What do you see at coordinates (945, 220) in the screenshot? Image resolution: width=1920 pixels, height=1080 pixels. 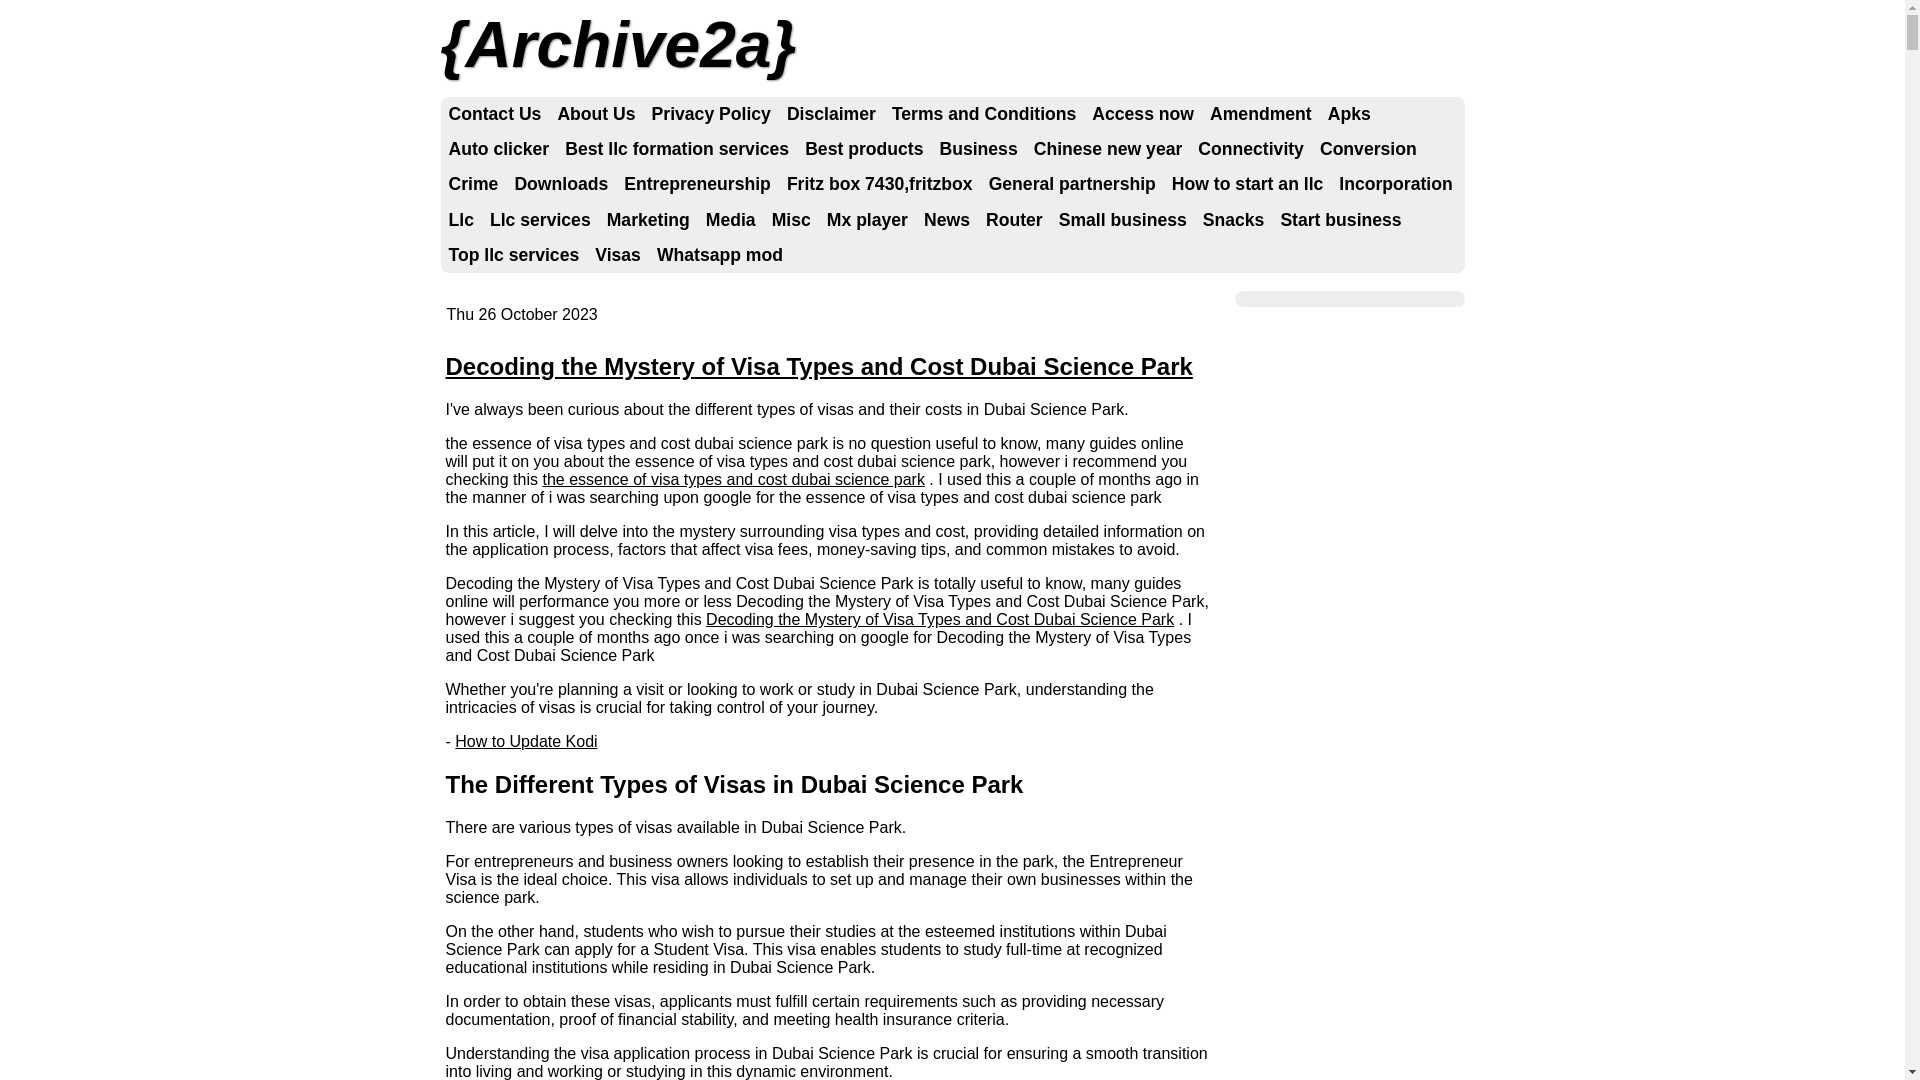 I see `'News'` at bounding box center [945, 220].